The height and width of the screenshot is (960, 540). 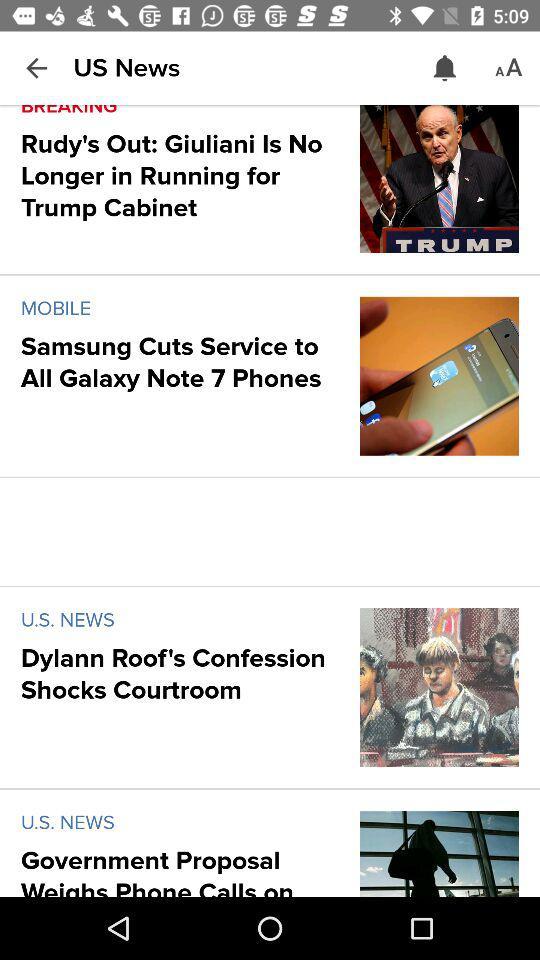 I want to click on the icon to the right of us news item, so click(x=445, y=68).